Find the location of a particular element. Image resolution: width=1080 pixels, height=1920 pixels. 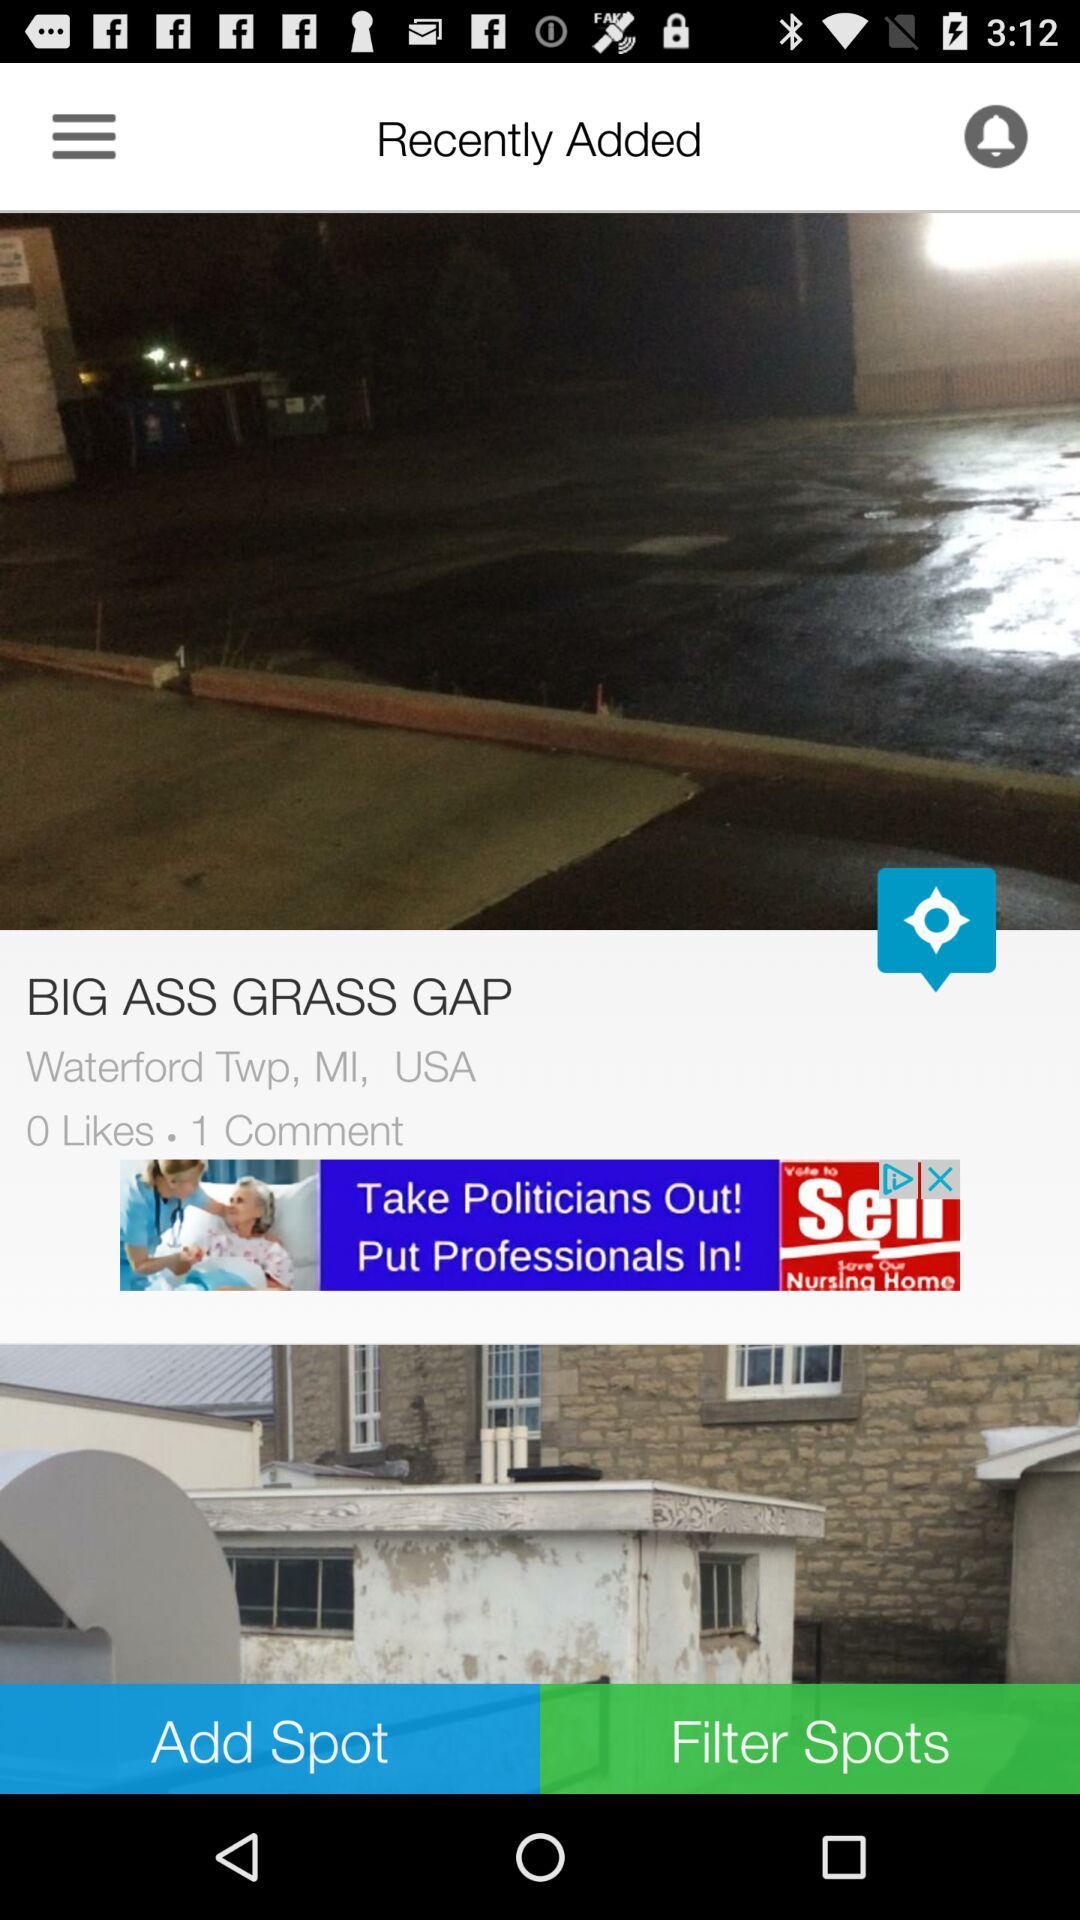

turn on notifications is located at coordinates (995, 135).